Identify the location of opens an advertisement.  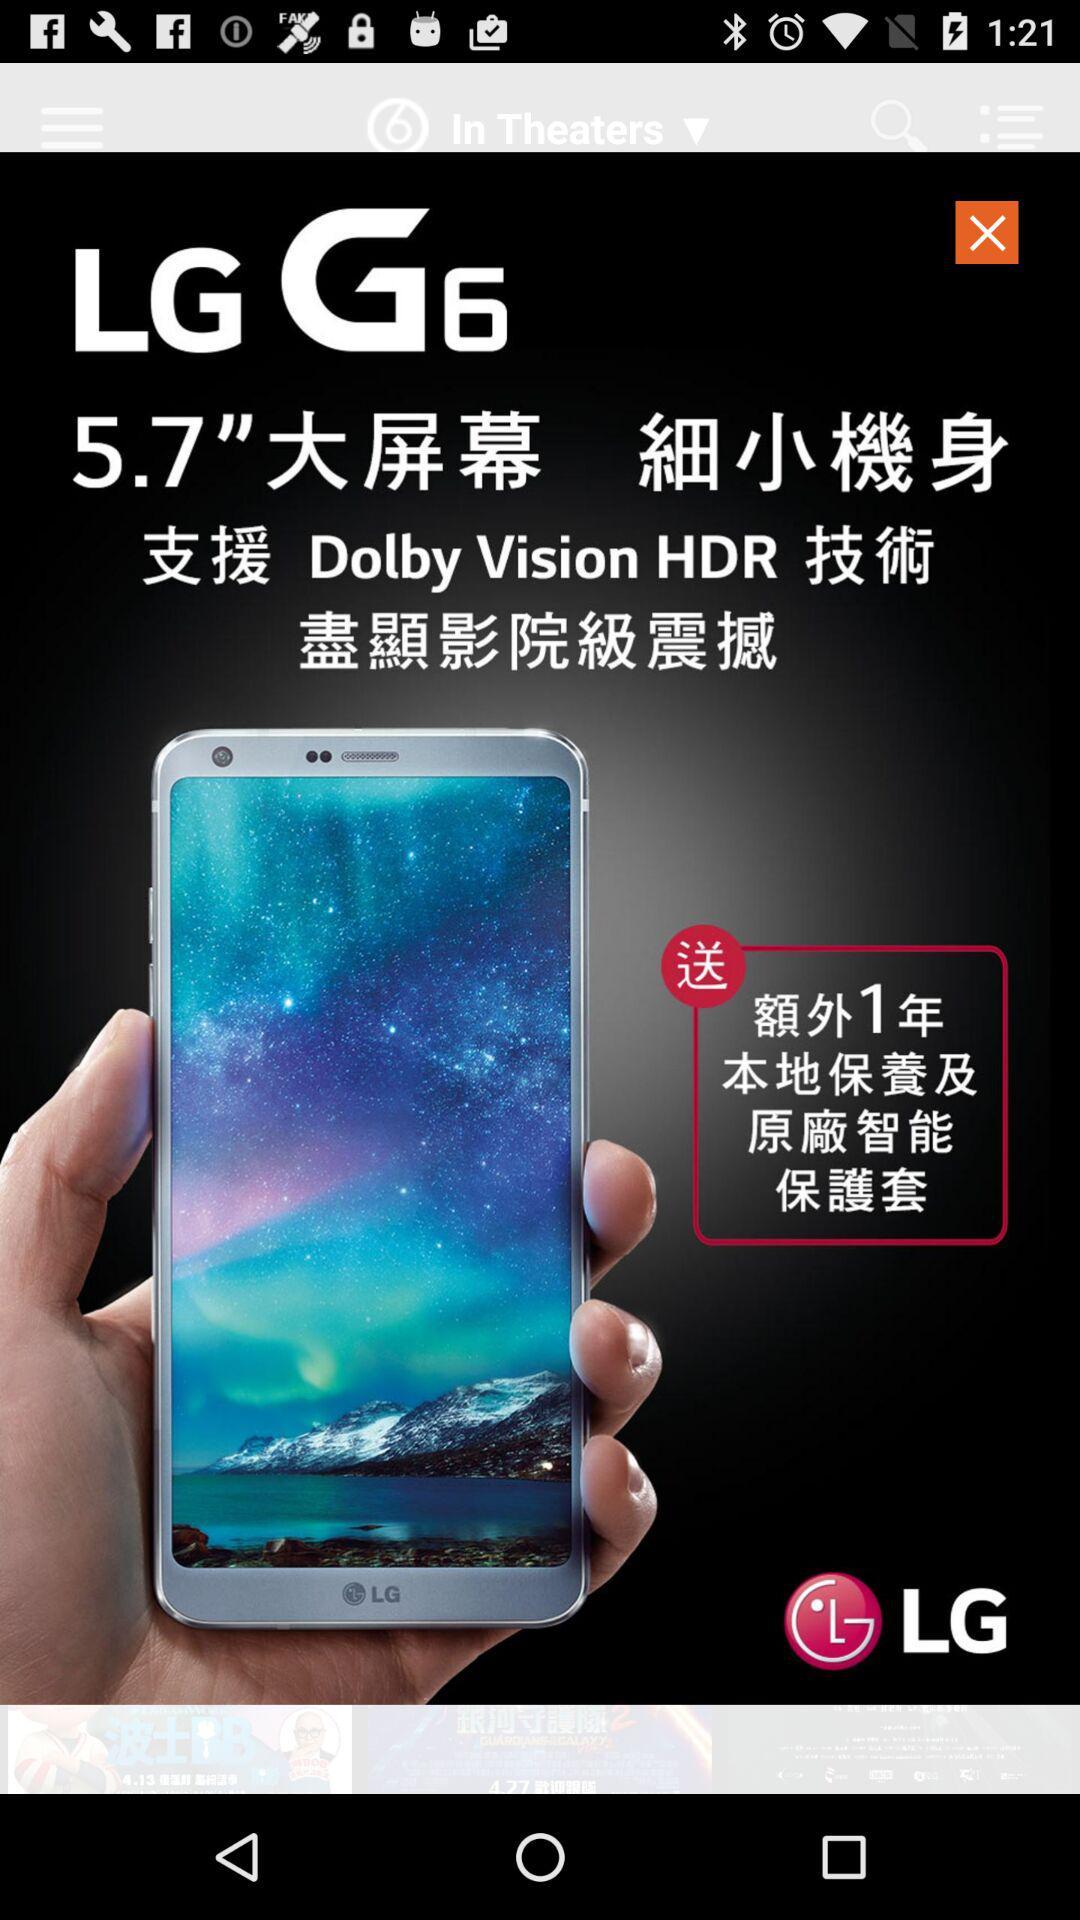
(540, 927).